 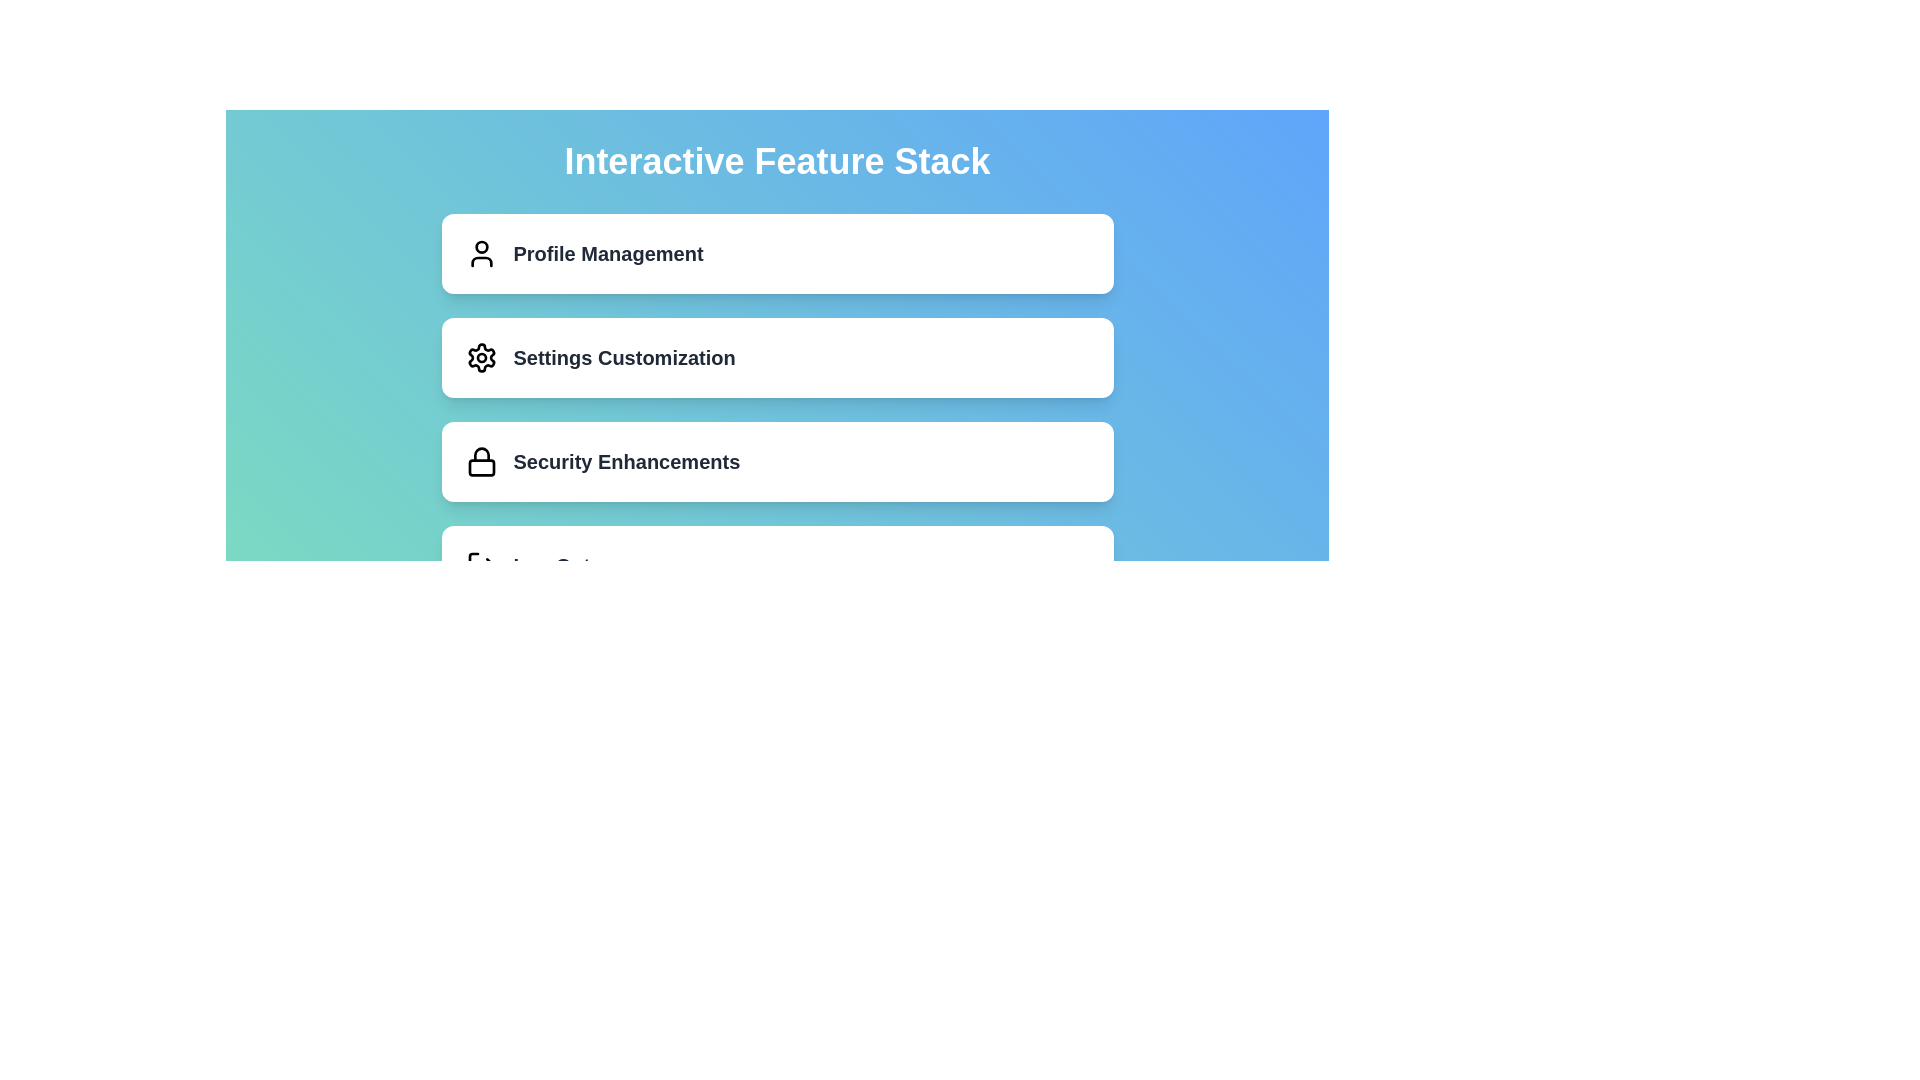 I want to click on the 'Security Enhancements' text label, so click(x=625, y=462).